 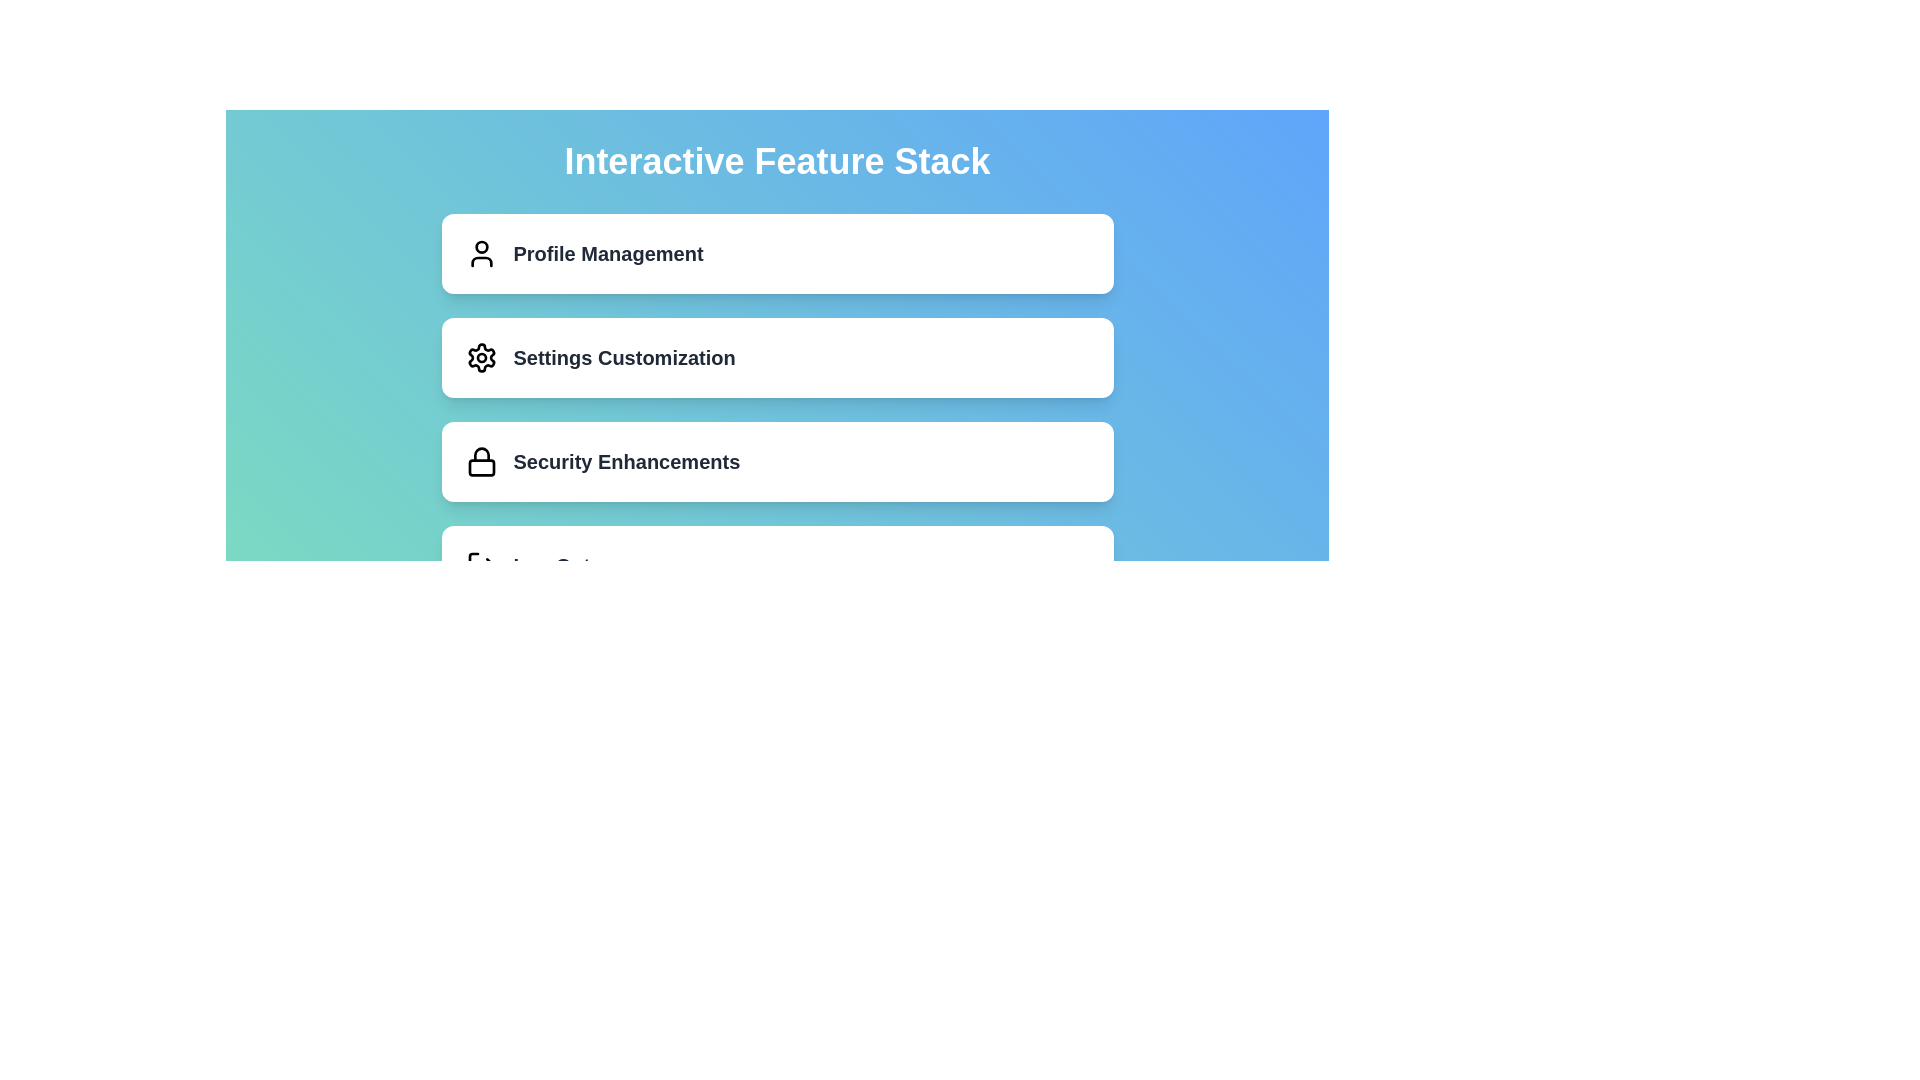 I want to click on the 'Security Enhancements' text label, so click(x=625, y=462).